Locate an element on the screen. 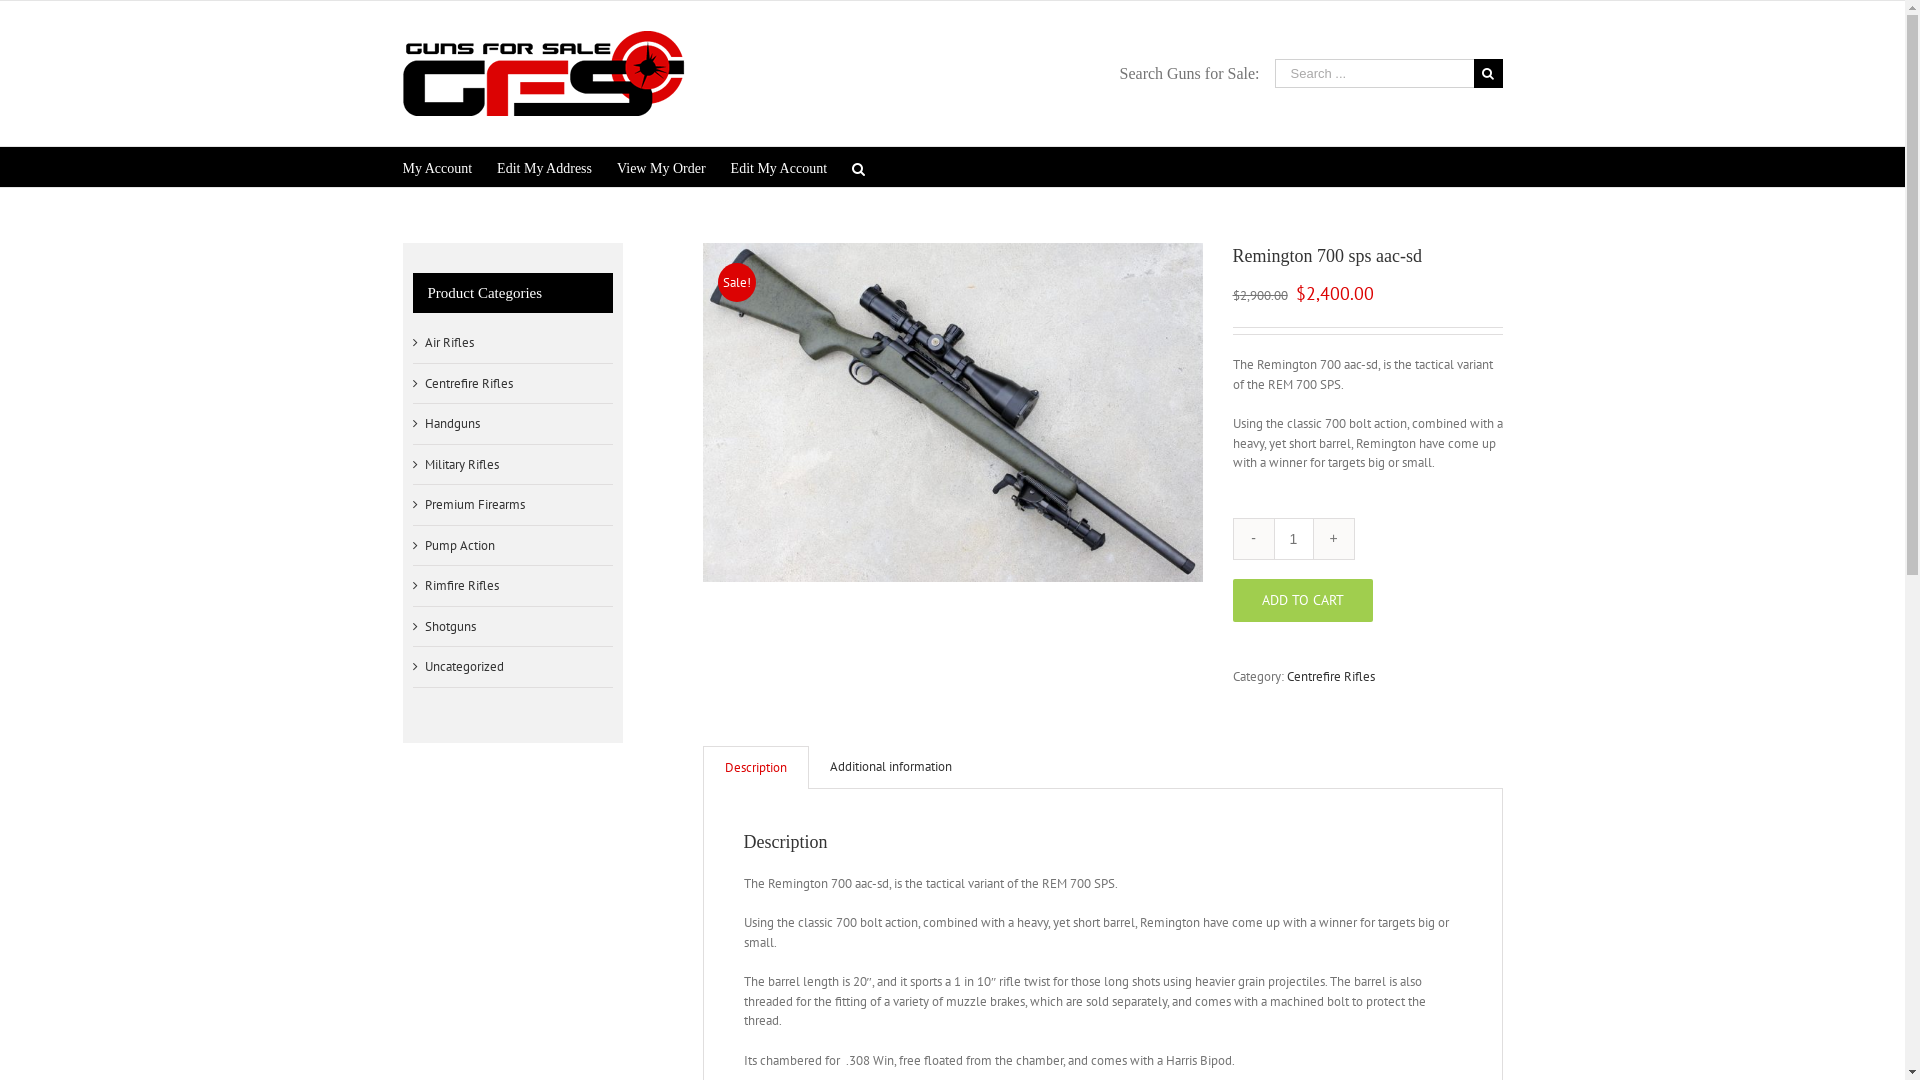 The image size is (1920, 1080). 'Military Rifles' is located at coordinates (459, 465).